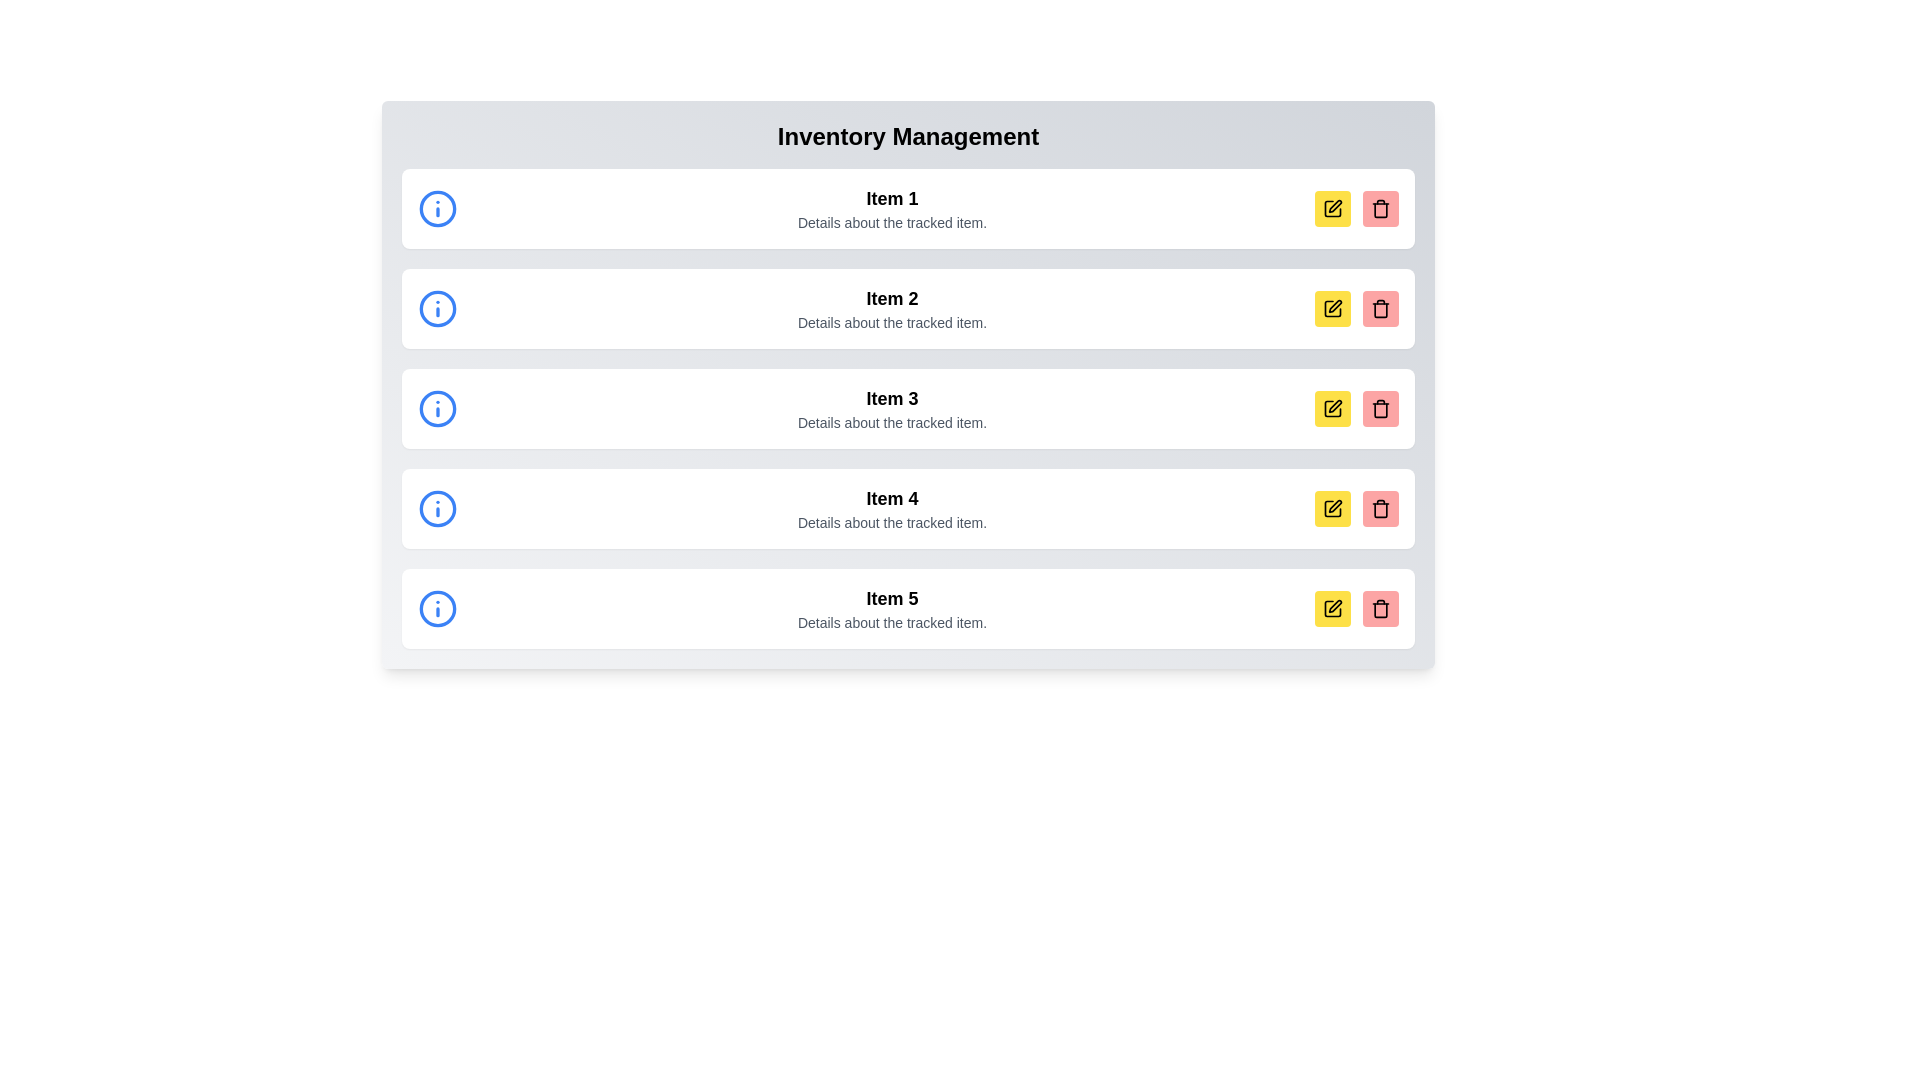  Describe the element at coordinates (1333, 608) in the screenshot. I see `the square yellow button with rounded corners and a black pen icon inside, located to the left of a red delete button in the 'Item 5' entry` at that location.